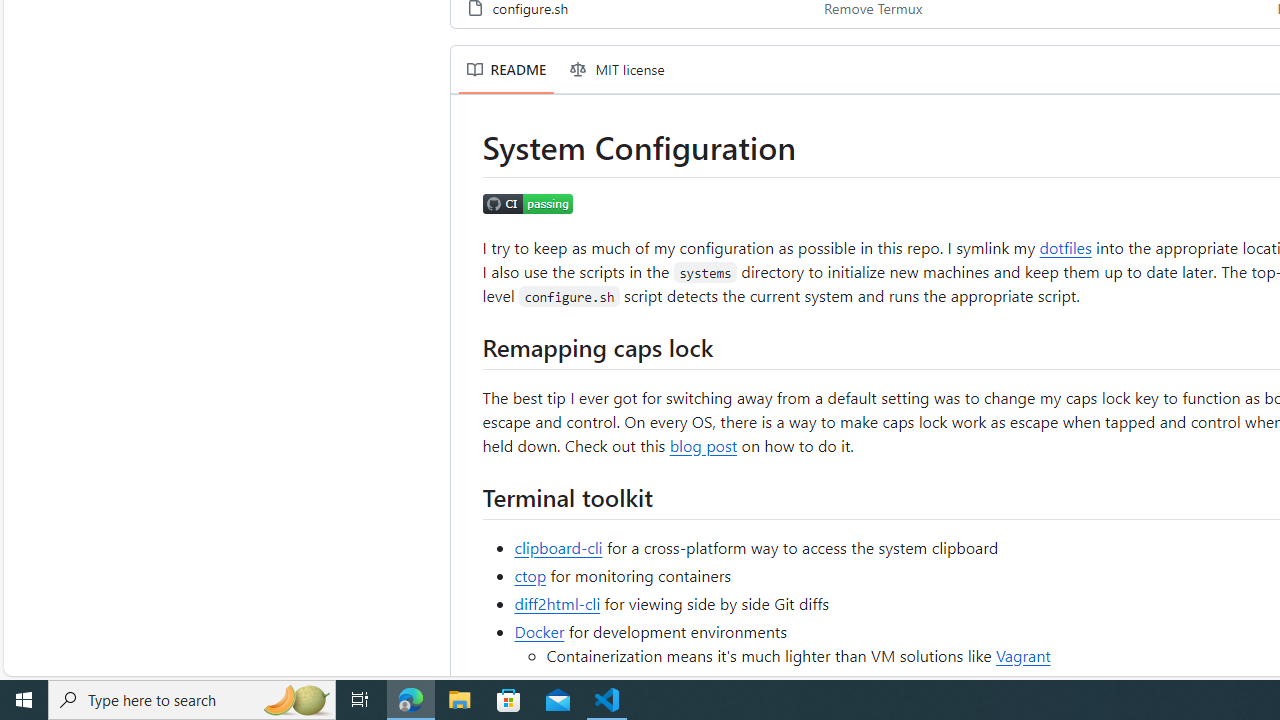  What do you see at coordinates (528, 203) in the screenshot?
I see `'CI status'` at bounding box center [528, 203].